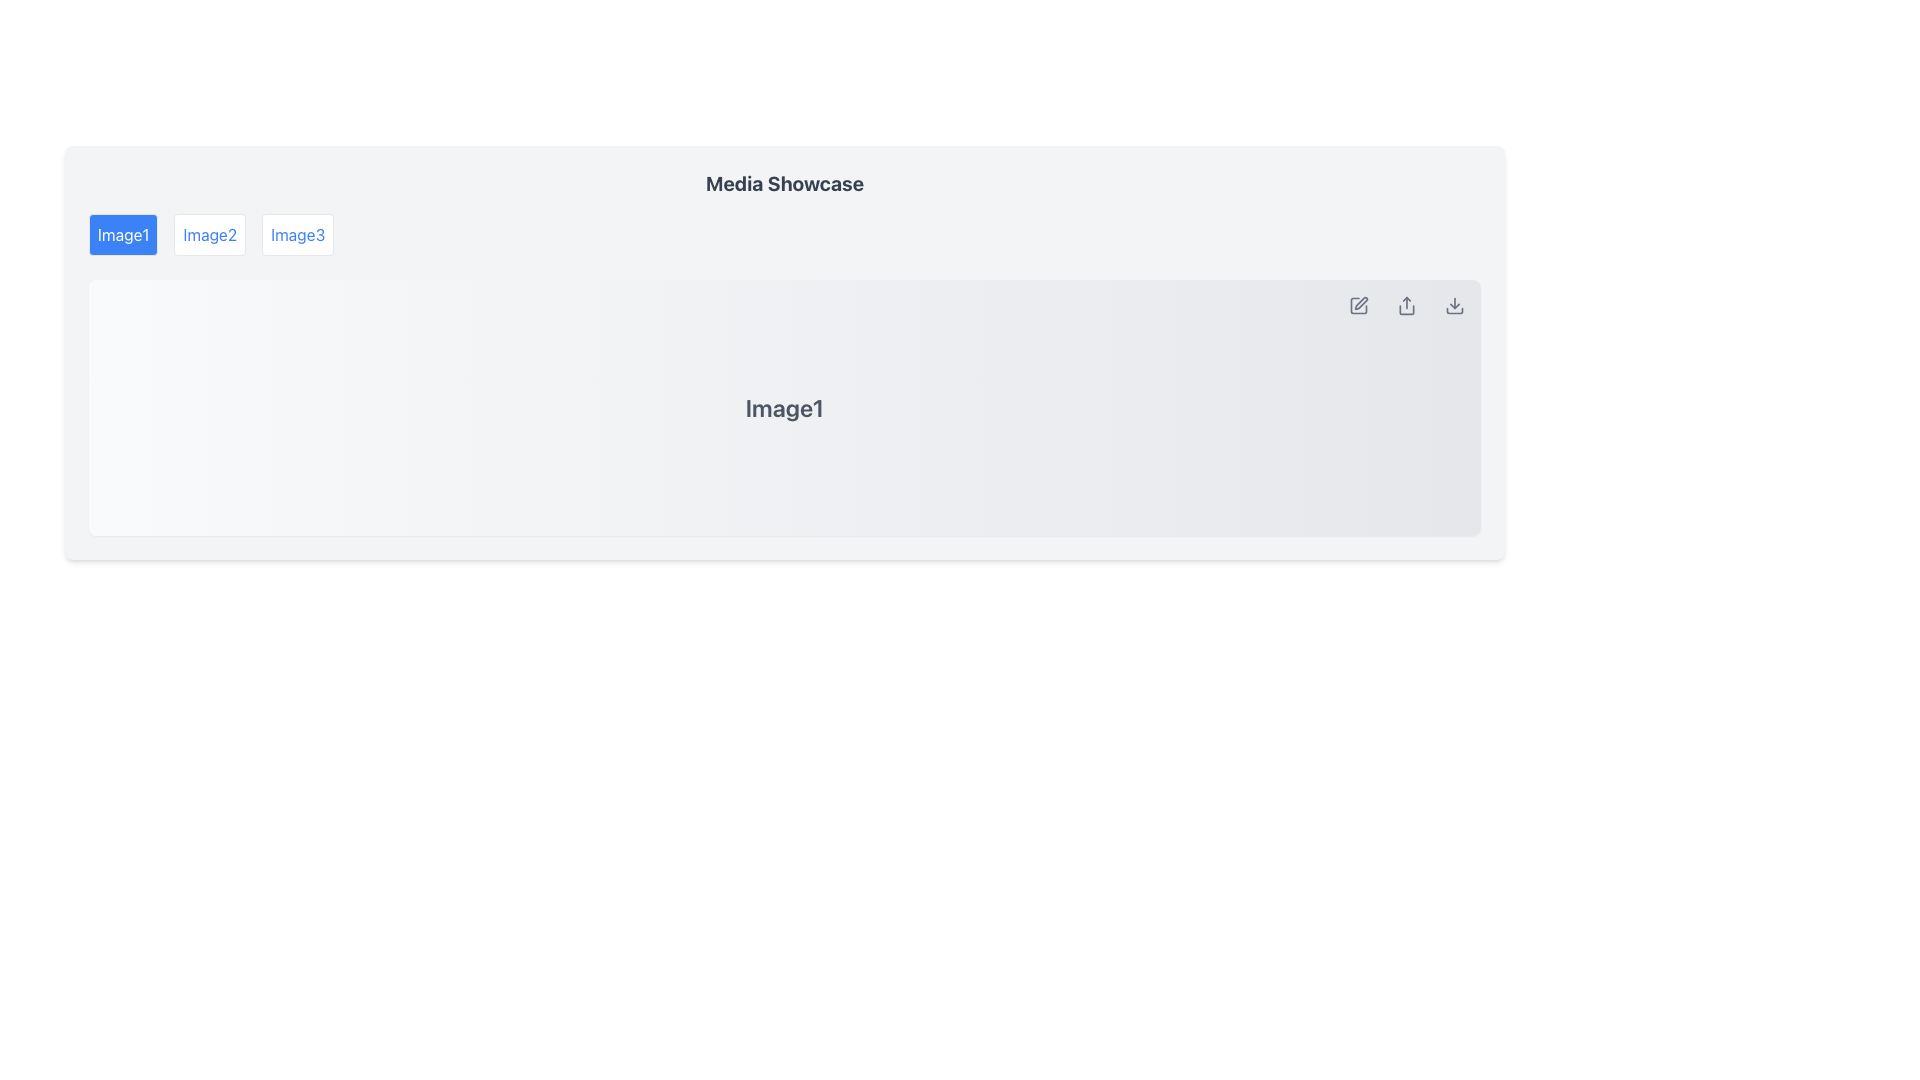 The image size is (1920, 1080). Describe the element at coordinates (1405, 305) in the screenshot. I see `the sharing icon located at the top-right corner of the component labeled 'Image1', positioned between the edit icon and the download icon` at that location.